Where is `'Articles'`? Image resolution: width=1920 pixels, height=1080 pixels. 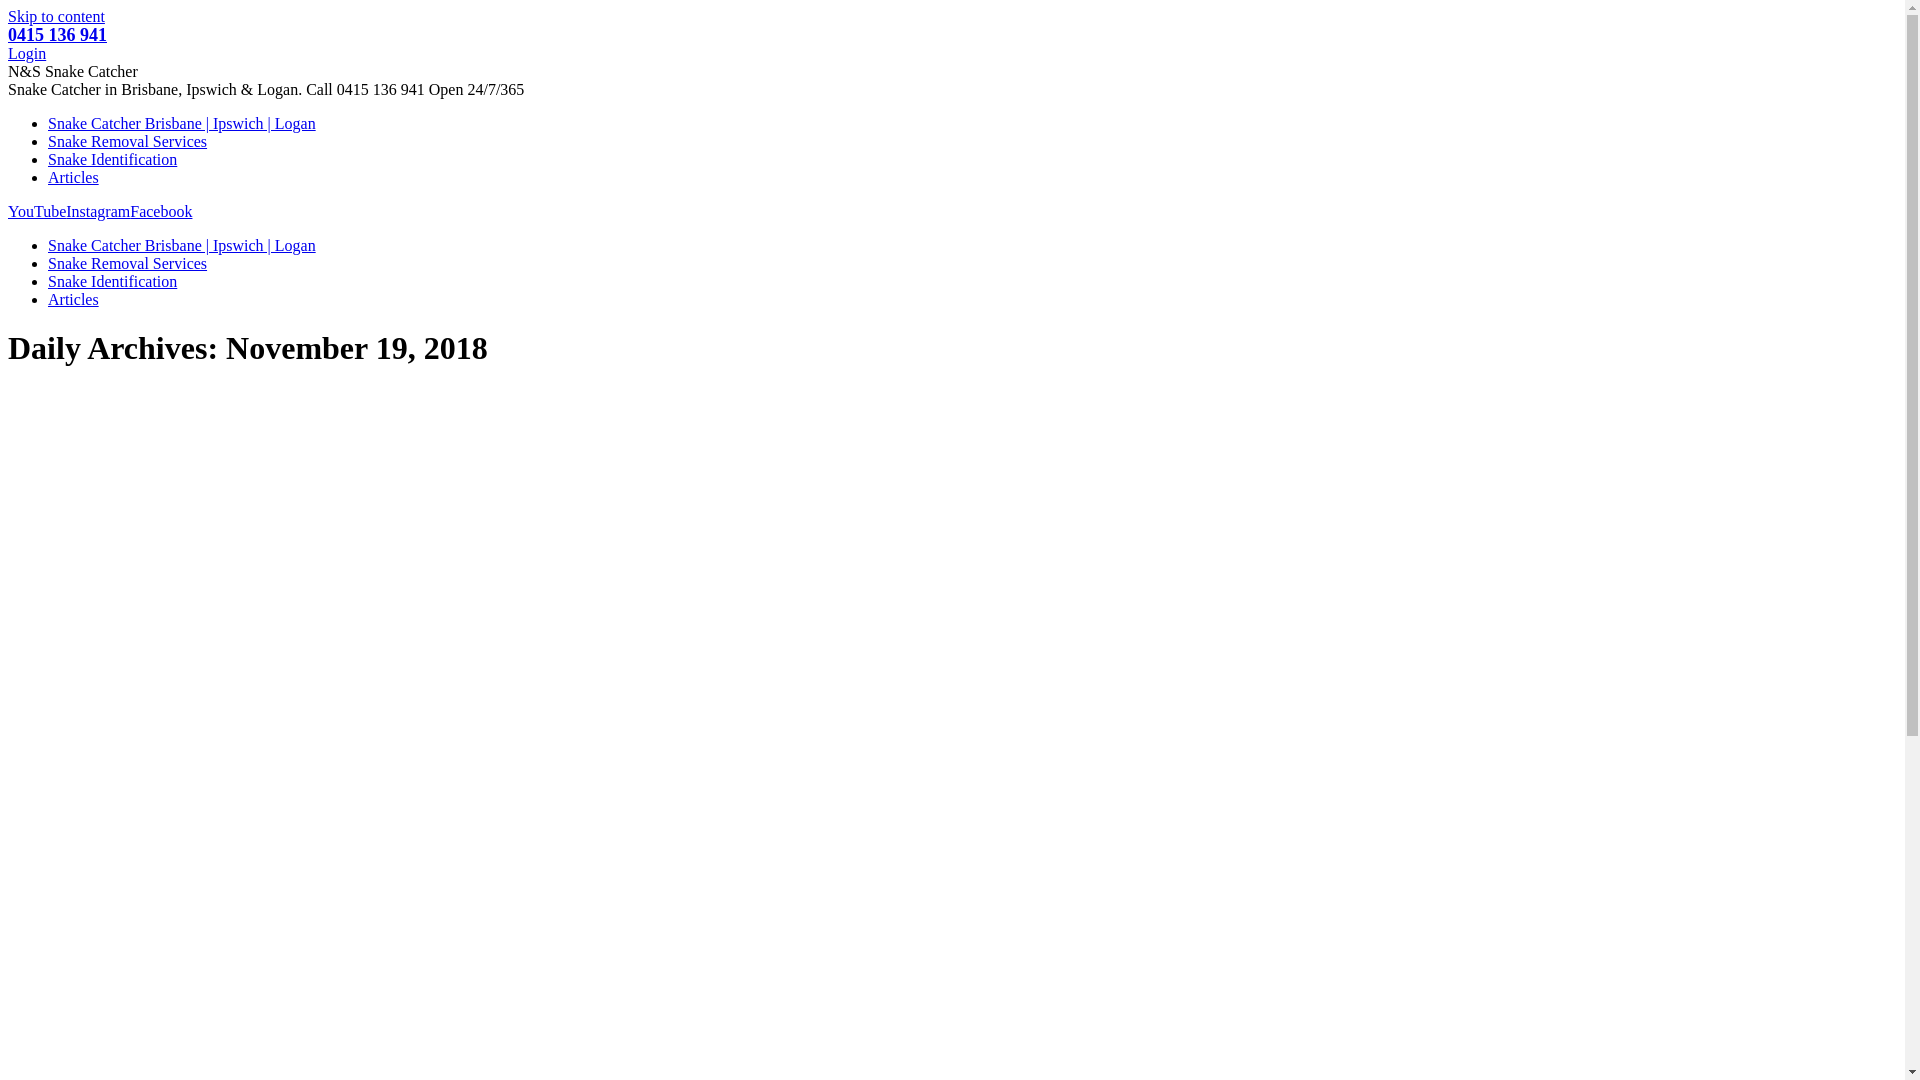 'Articles' is located at coordinates (73, 299).